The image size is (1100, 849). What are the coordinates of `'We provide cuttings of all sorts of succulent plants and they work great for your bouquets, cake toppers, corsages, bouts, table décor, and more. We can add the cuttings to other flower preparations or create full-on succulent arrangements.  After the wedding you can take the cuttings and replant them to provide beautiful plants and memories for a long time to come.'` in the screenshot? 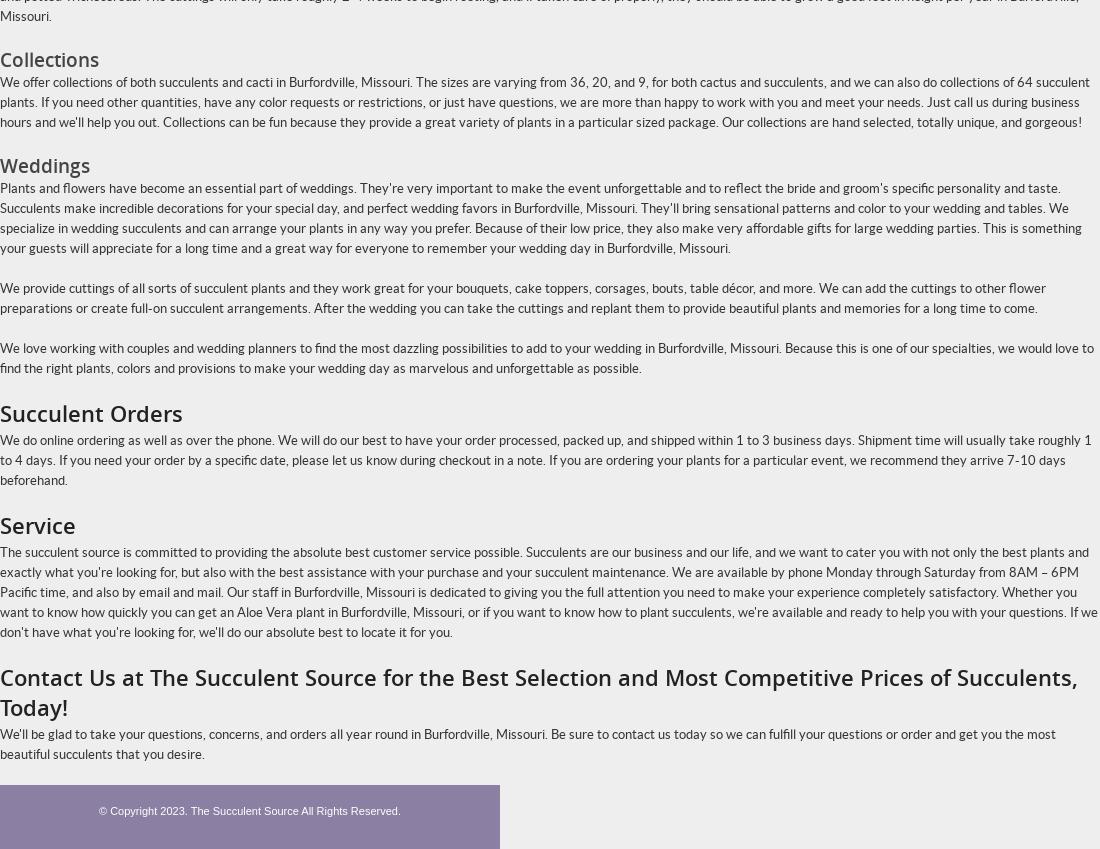 It's located at (523, 297).